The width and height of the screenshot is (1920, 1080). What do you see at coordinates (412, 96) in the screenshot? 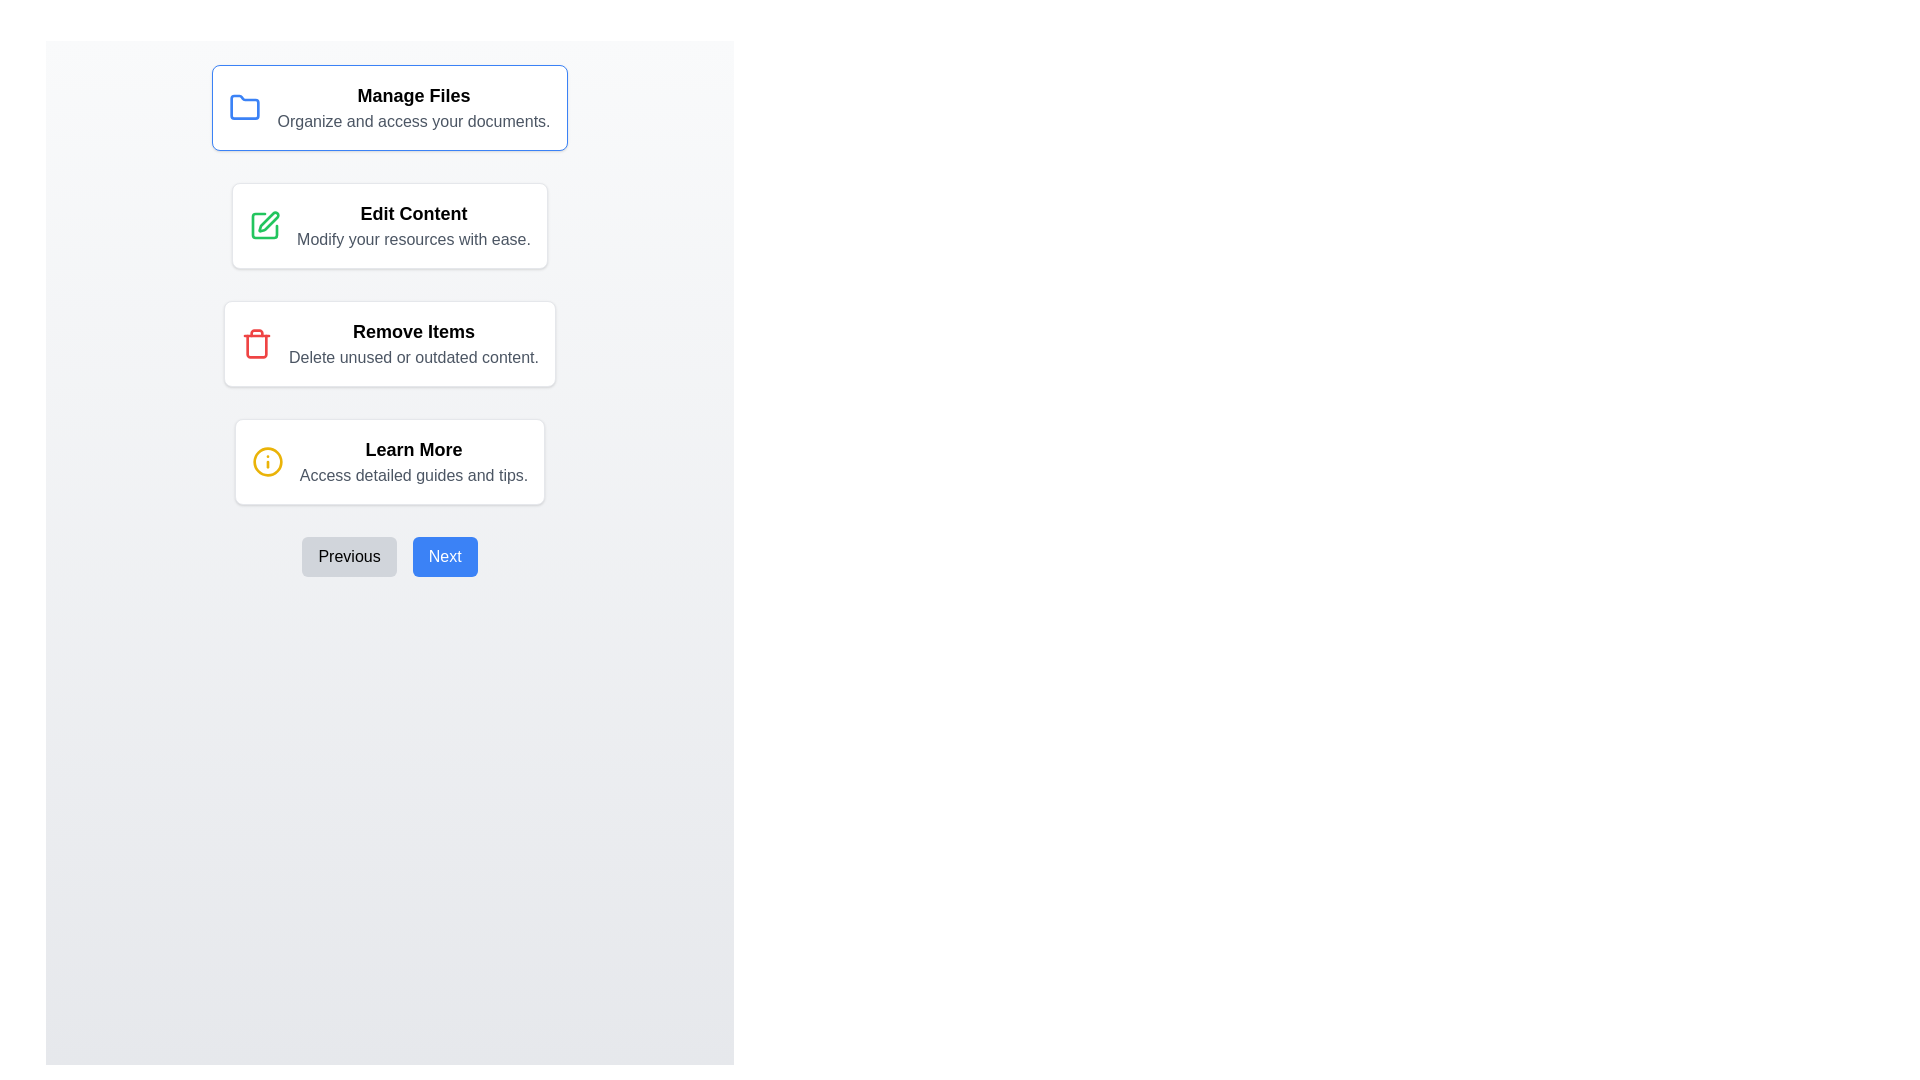
I see `bold text label 'Manage Files' located near the top of the interface, above the descriptive text 'Organize and access your documents.'` at bounding box center [412, 96].